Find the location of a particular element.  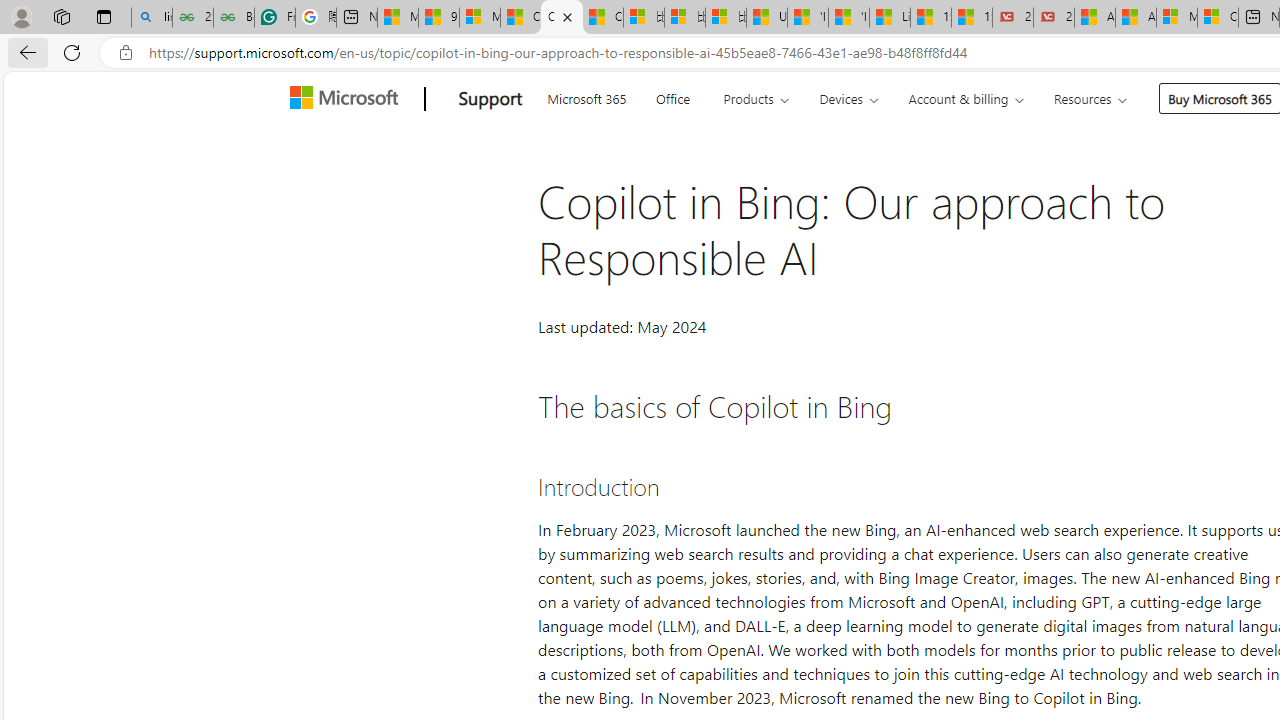

'View site information' is located at coordinates (125, 52).